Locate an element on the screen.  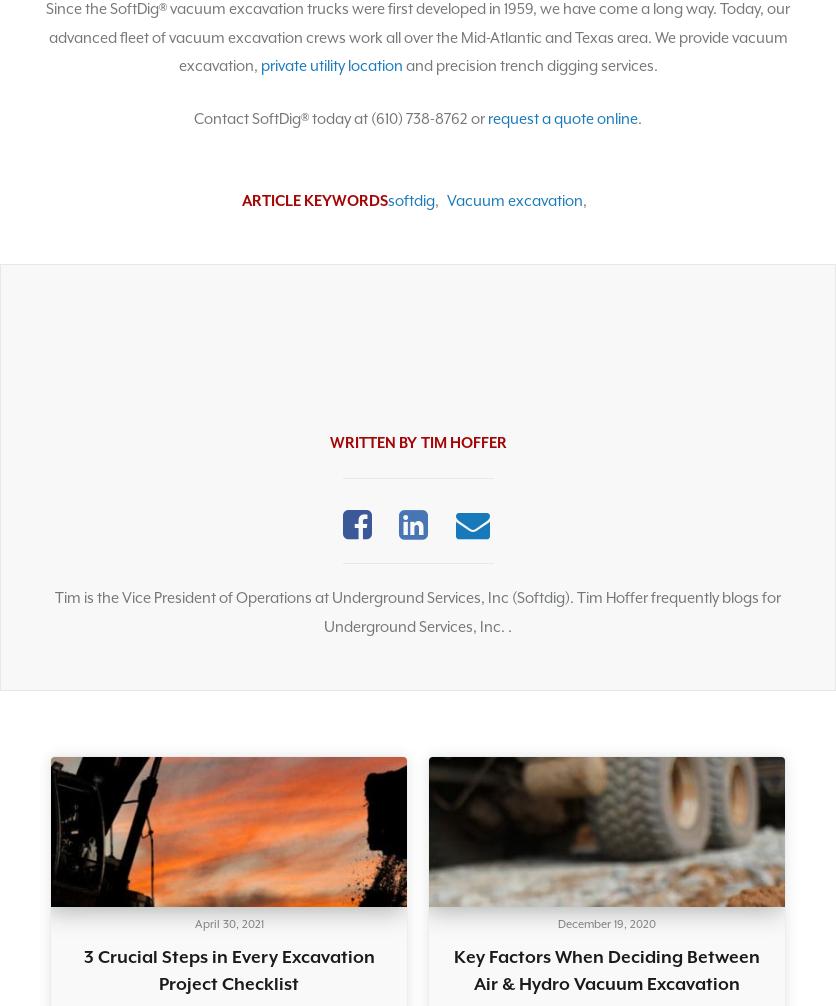
'or' is located at coordinates (467, 118).